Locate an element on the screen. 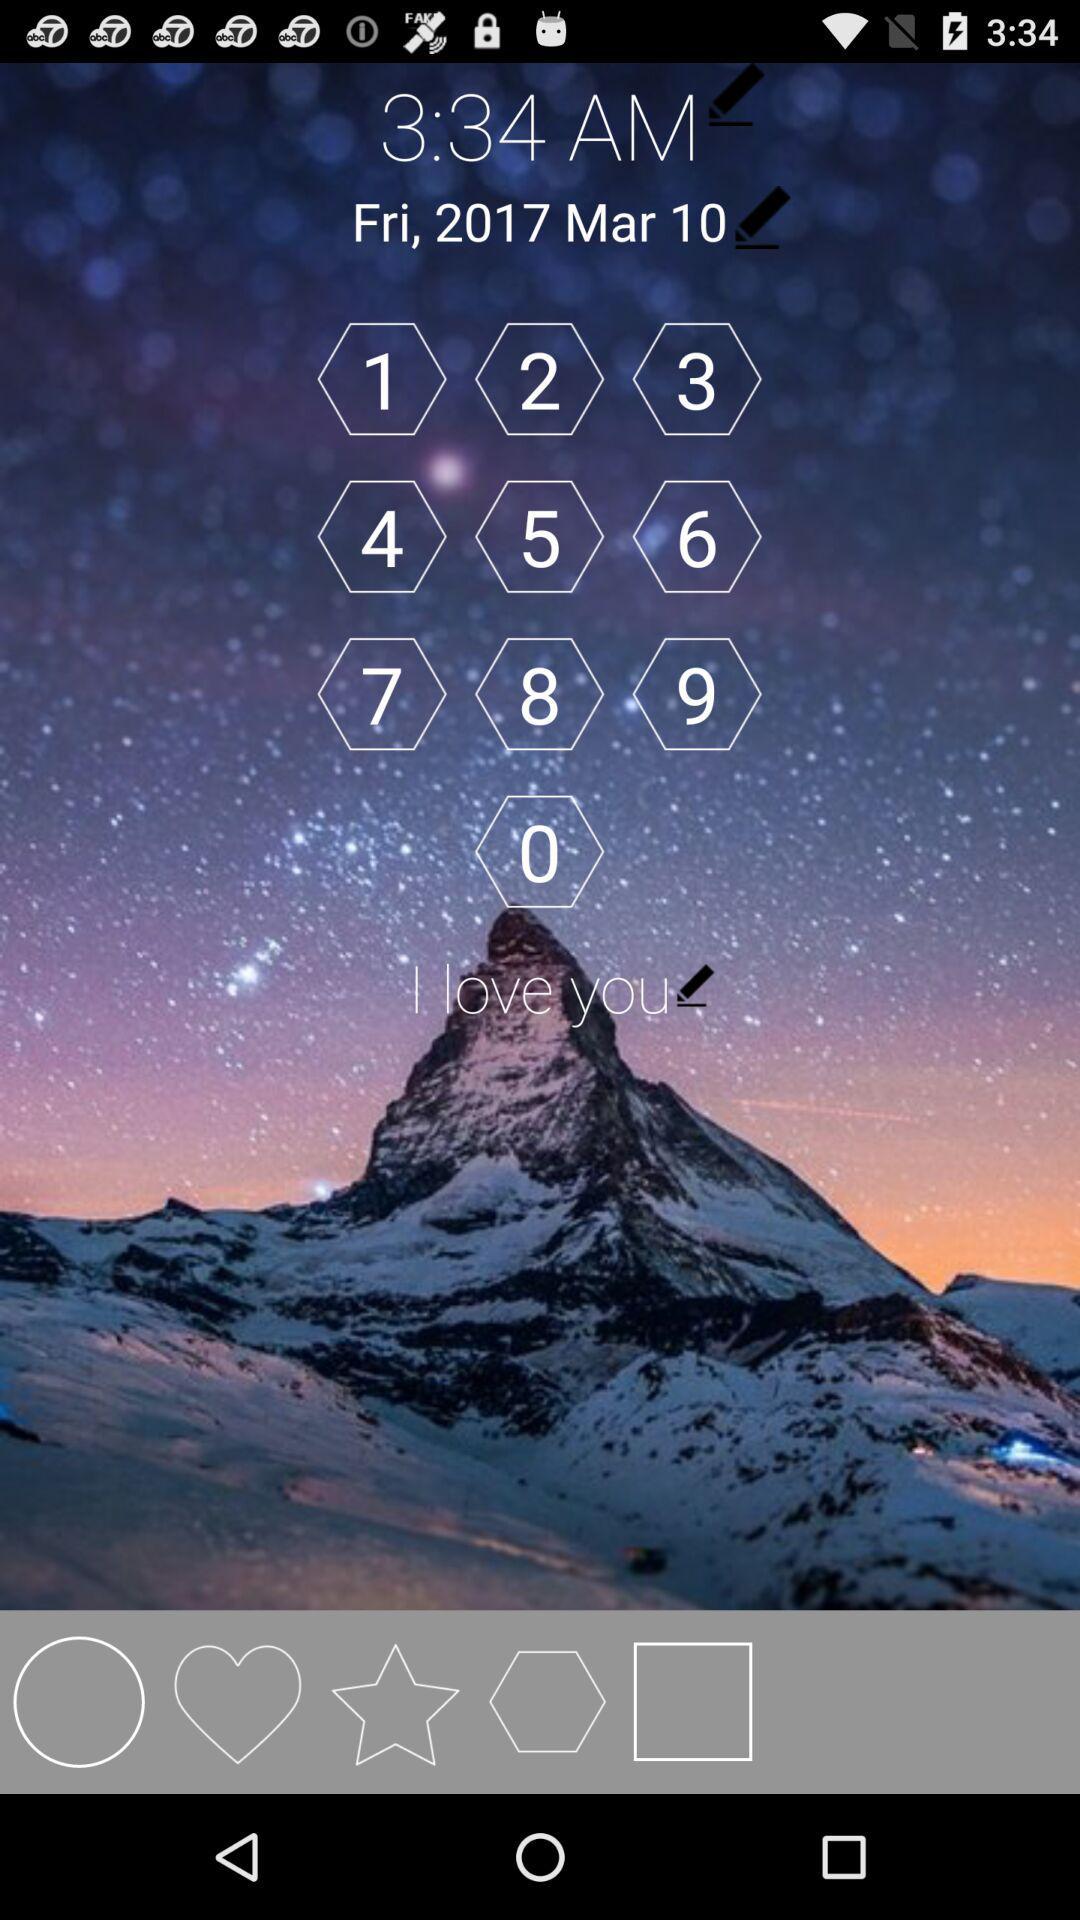  the edit icon is located at coordinates (759, 232).